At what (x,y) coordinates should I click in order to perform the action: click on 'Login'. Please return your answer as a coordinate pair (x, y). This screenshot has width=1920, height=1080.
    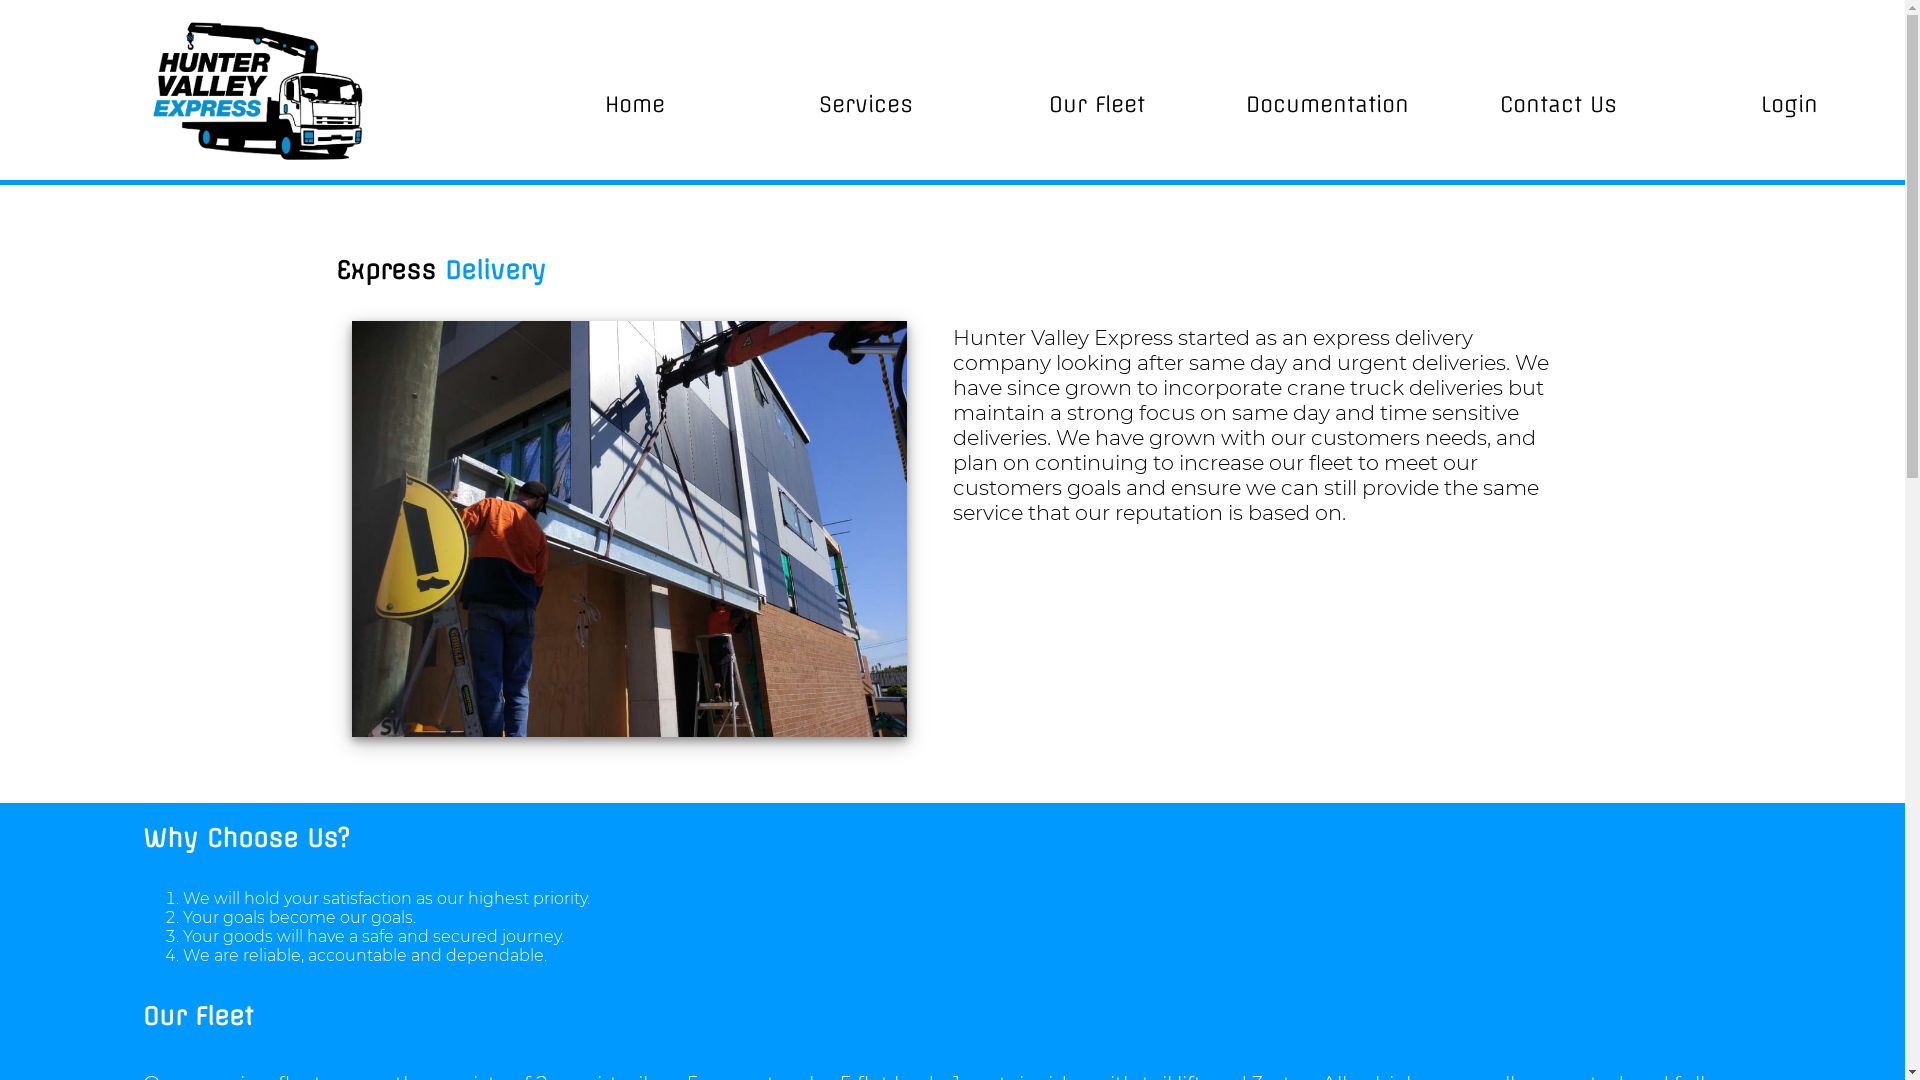
    Looking at the image, I should click on (1789, 104).